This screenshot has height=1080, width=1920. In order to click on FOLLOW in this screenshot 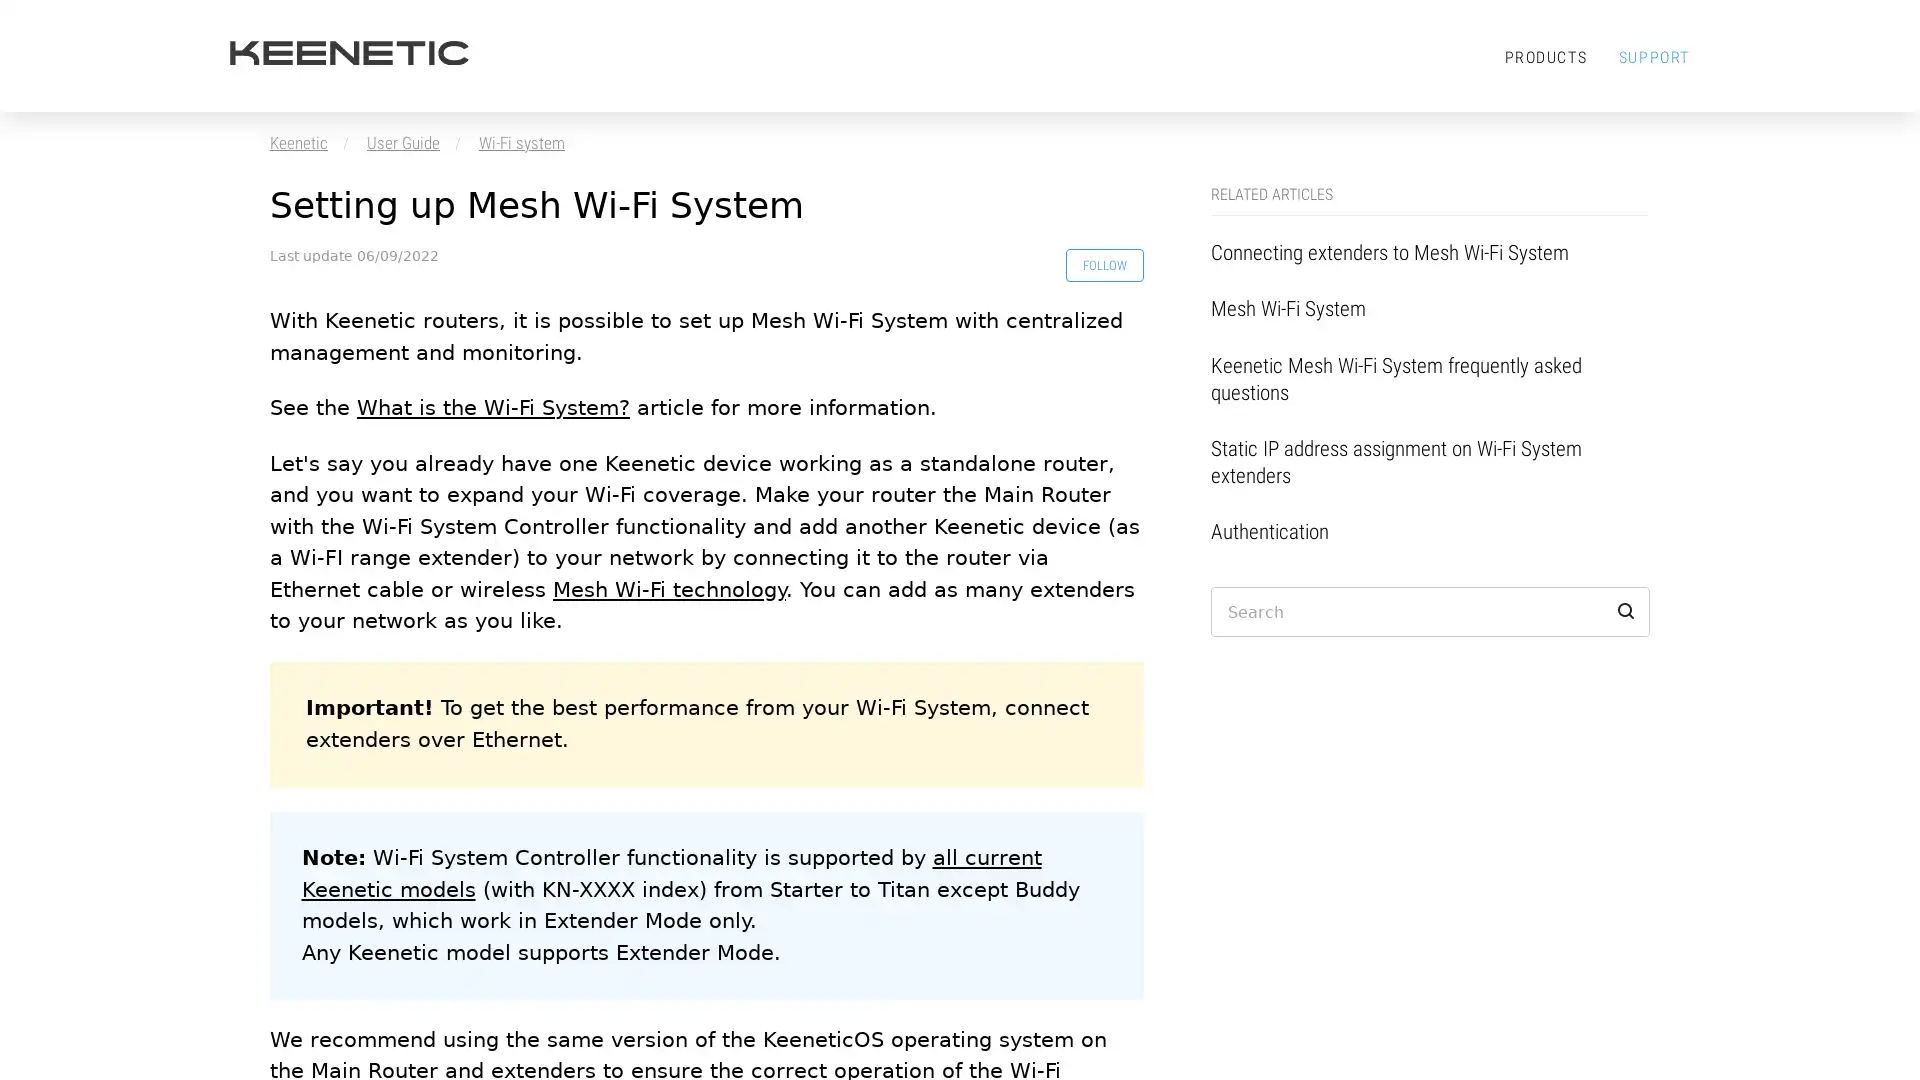, I will do `click(1100, 266)`.